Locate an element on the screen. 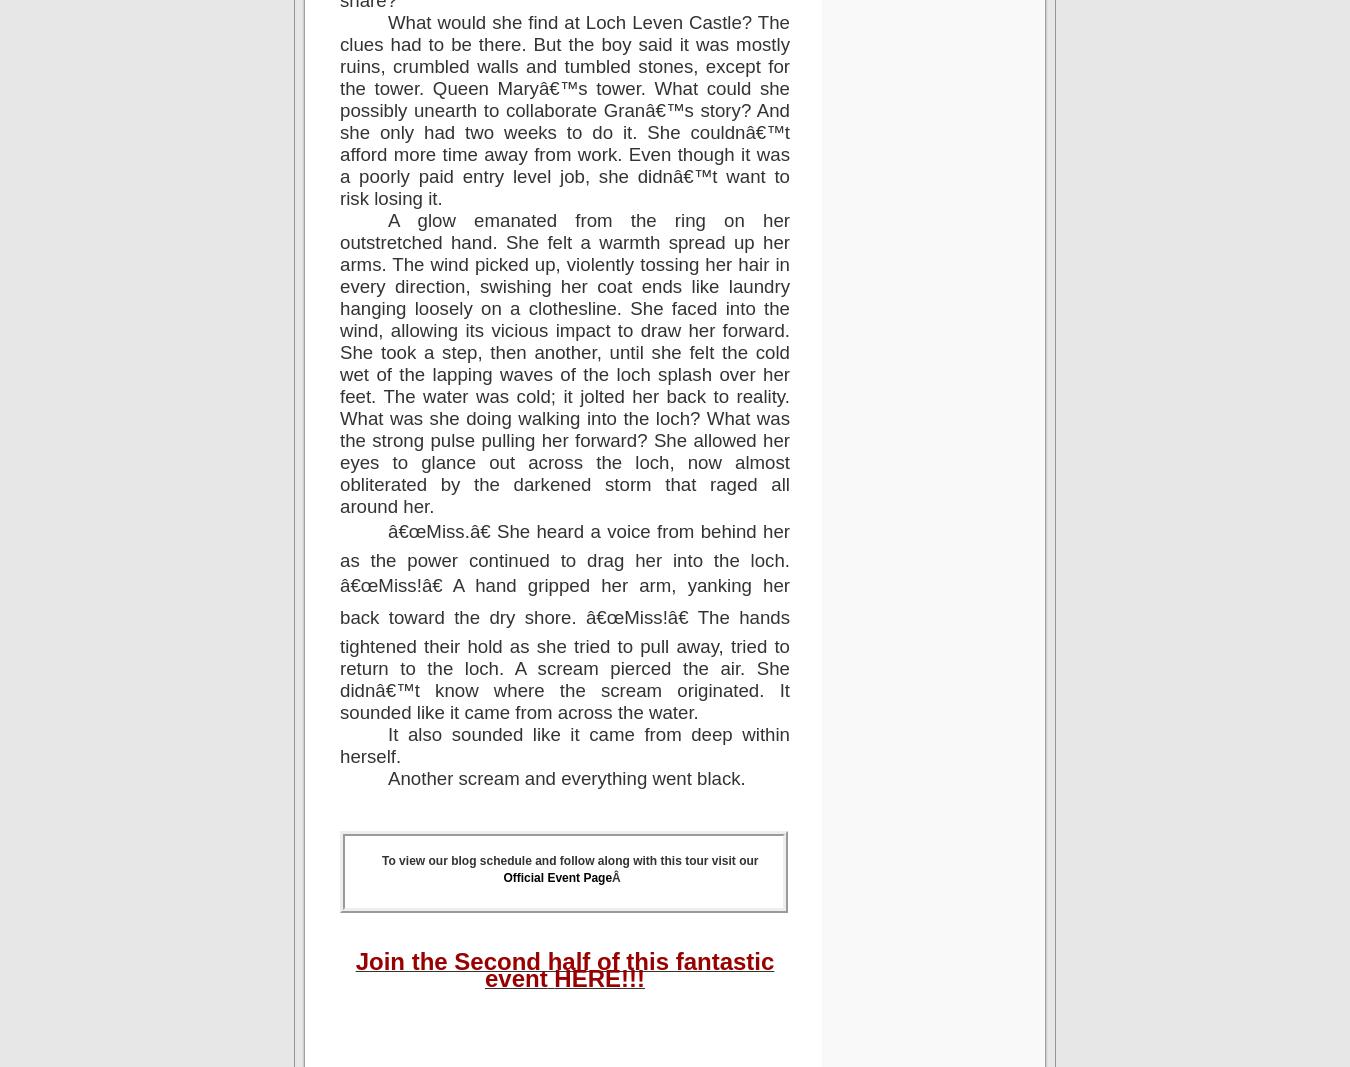 This screenshot has height=1067, width=1350. 'â€œMiss.â€ She heard a voice from behind her as the power continued to drag her into the loch. â€œMiss!â€ A hand gripped her arm, yanking her back toward the dry shore. â€œMiss!â€ The hands tightened their hold as she tried to pull away, tried to return to the loch. A scream pierced the air. She didnâ€™t know where the scream originated. It sounded like it came from across the water.' is located at coordinates (340, 621).